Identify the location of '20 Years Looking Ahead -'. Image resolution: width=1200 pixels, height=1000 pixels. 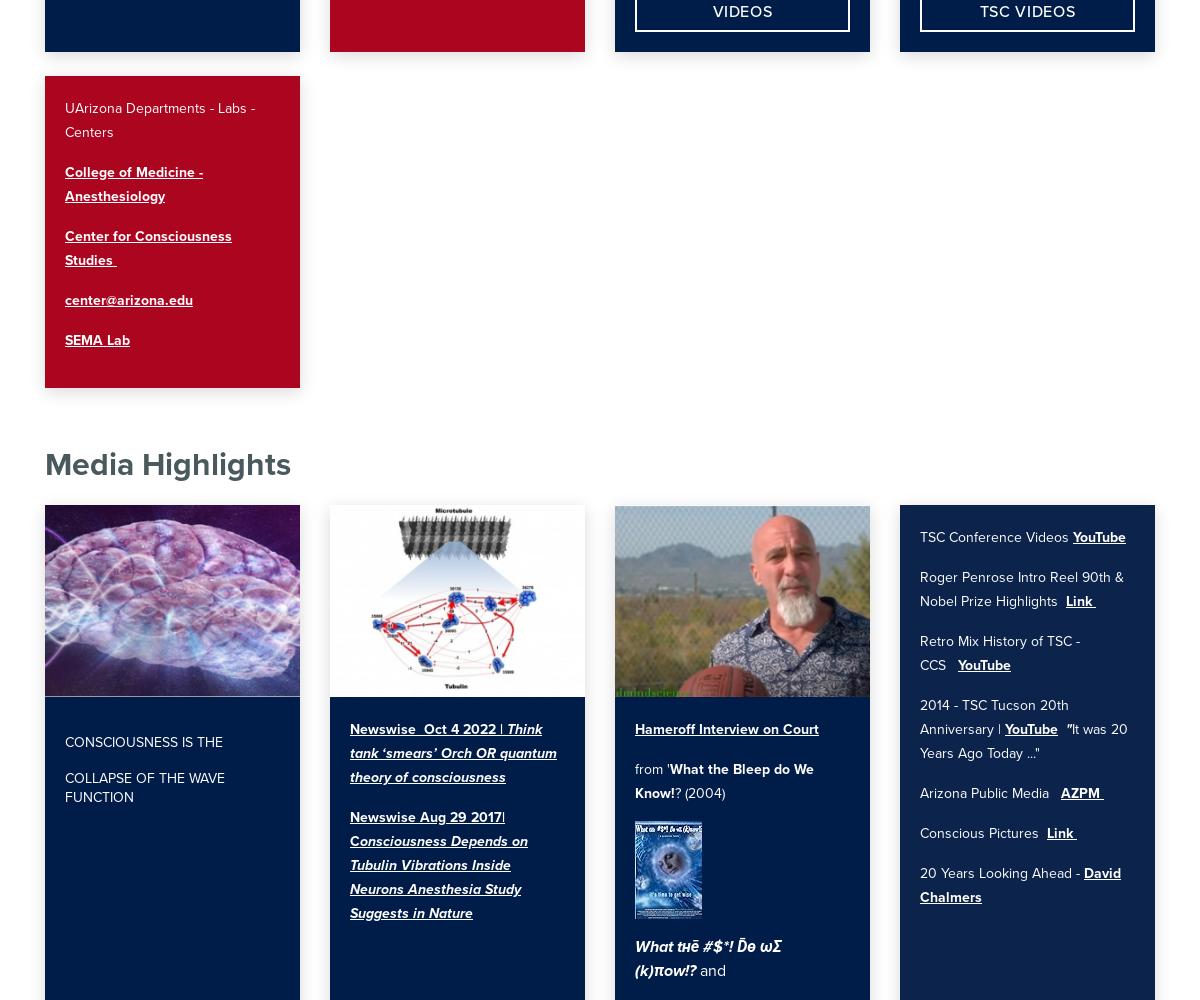
(1002, 872).